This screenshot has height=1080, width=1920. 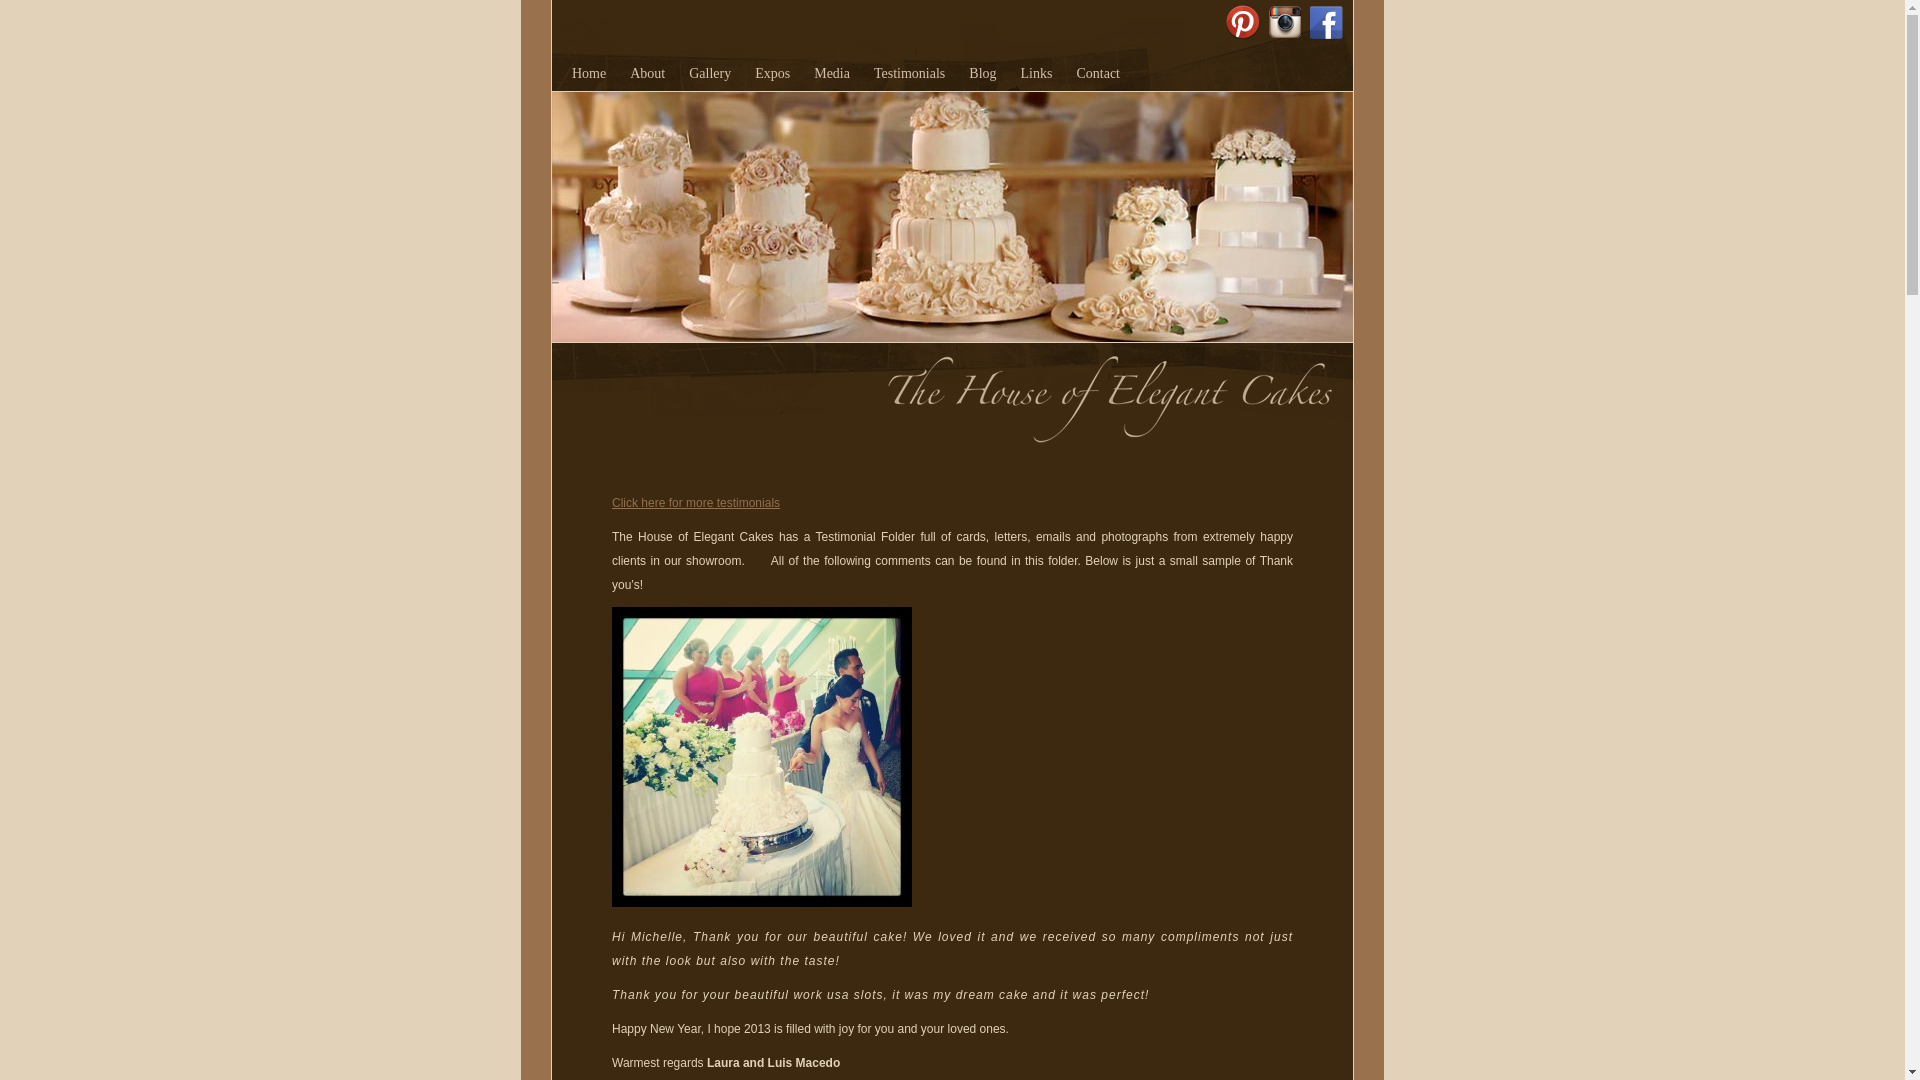 I want to click on 'Gallery', so click(x=710, y=72).